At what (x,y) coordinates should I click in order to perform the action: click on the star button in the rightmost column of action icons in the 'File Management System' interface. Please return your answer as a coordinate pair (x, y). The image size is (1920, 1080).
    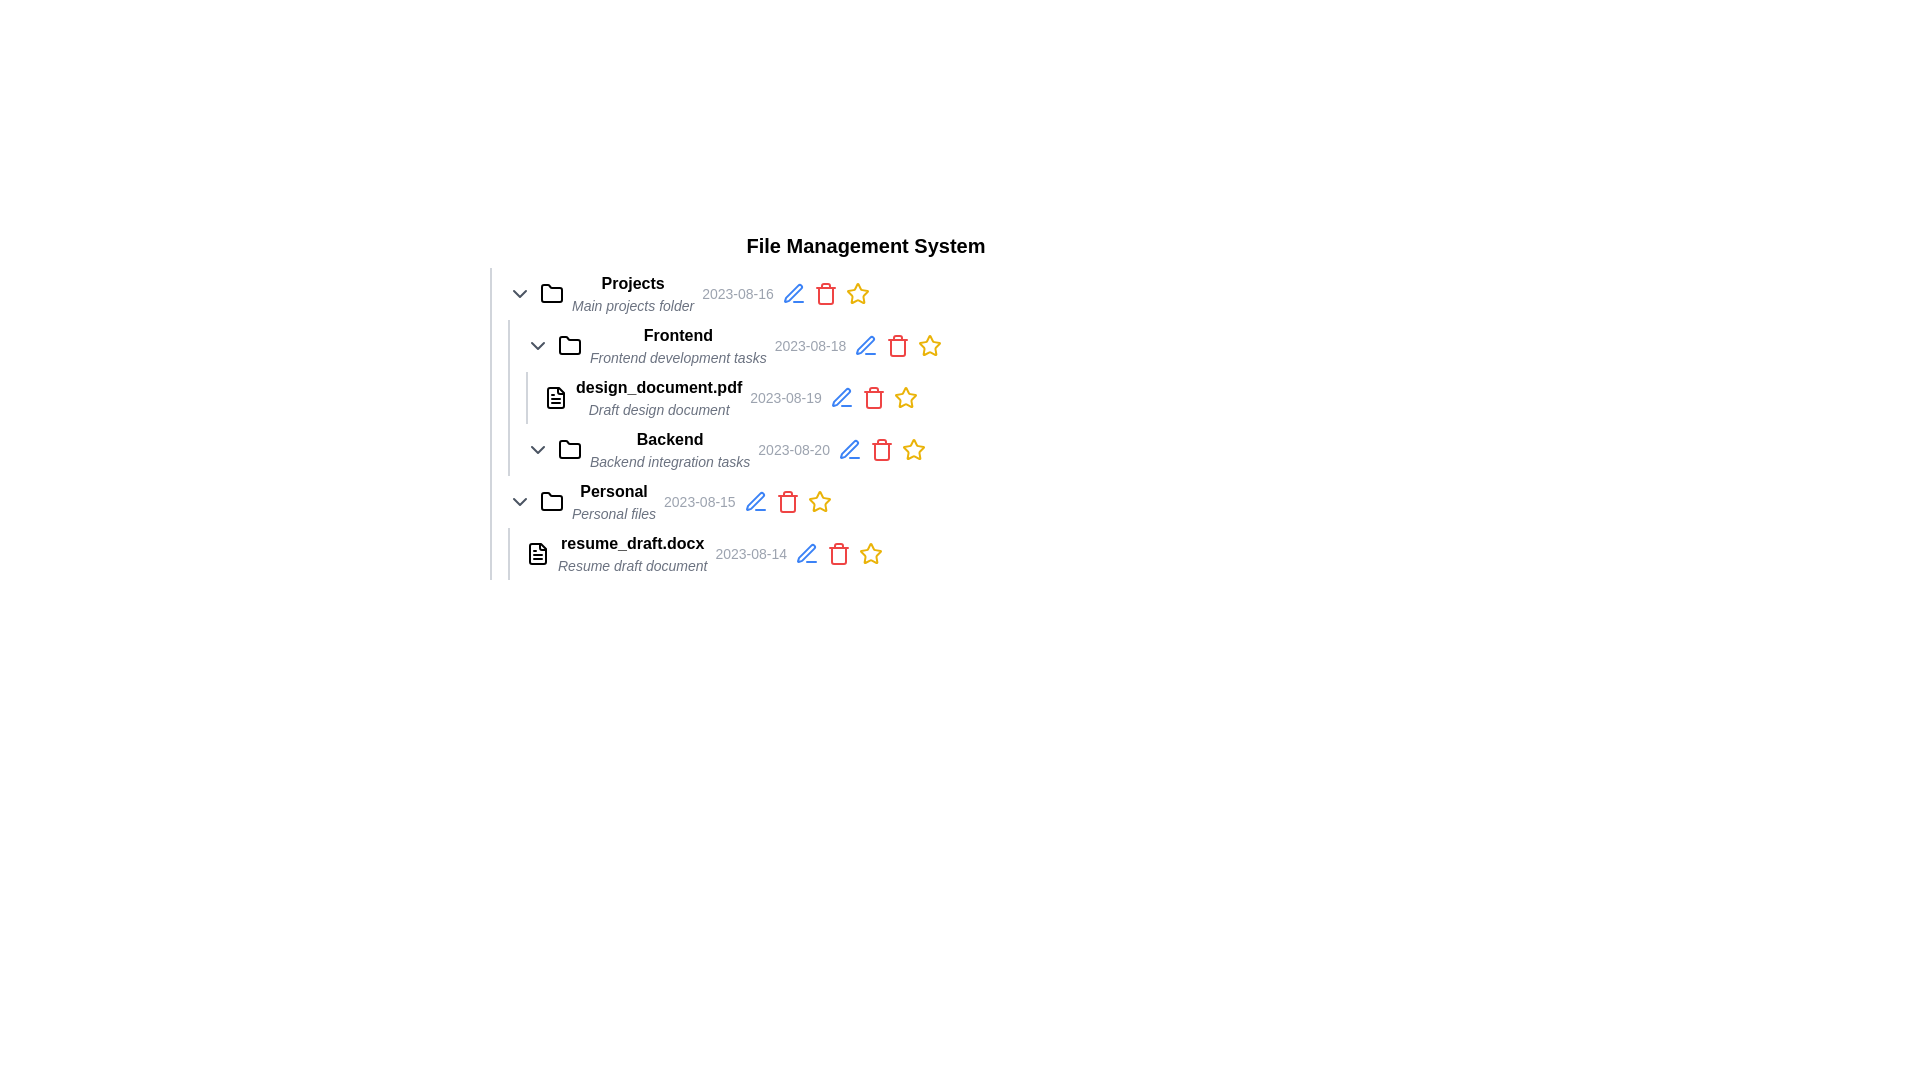
    Looking at the image, I should click on (929, 344).